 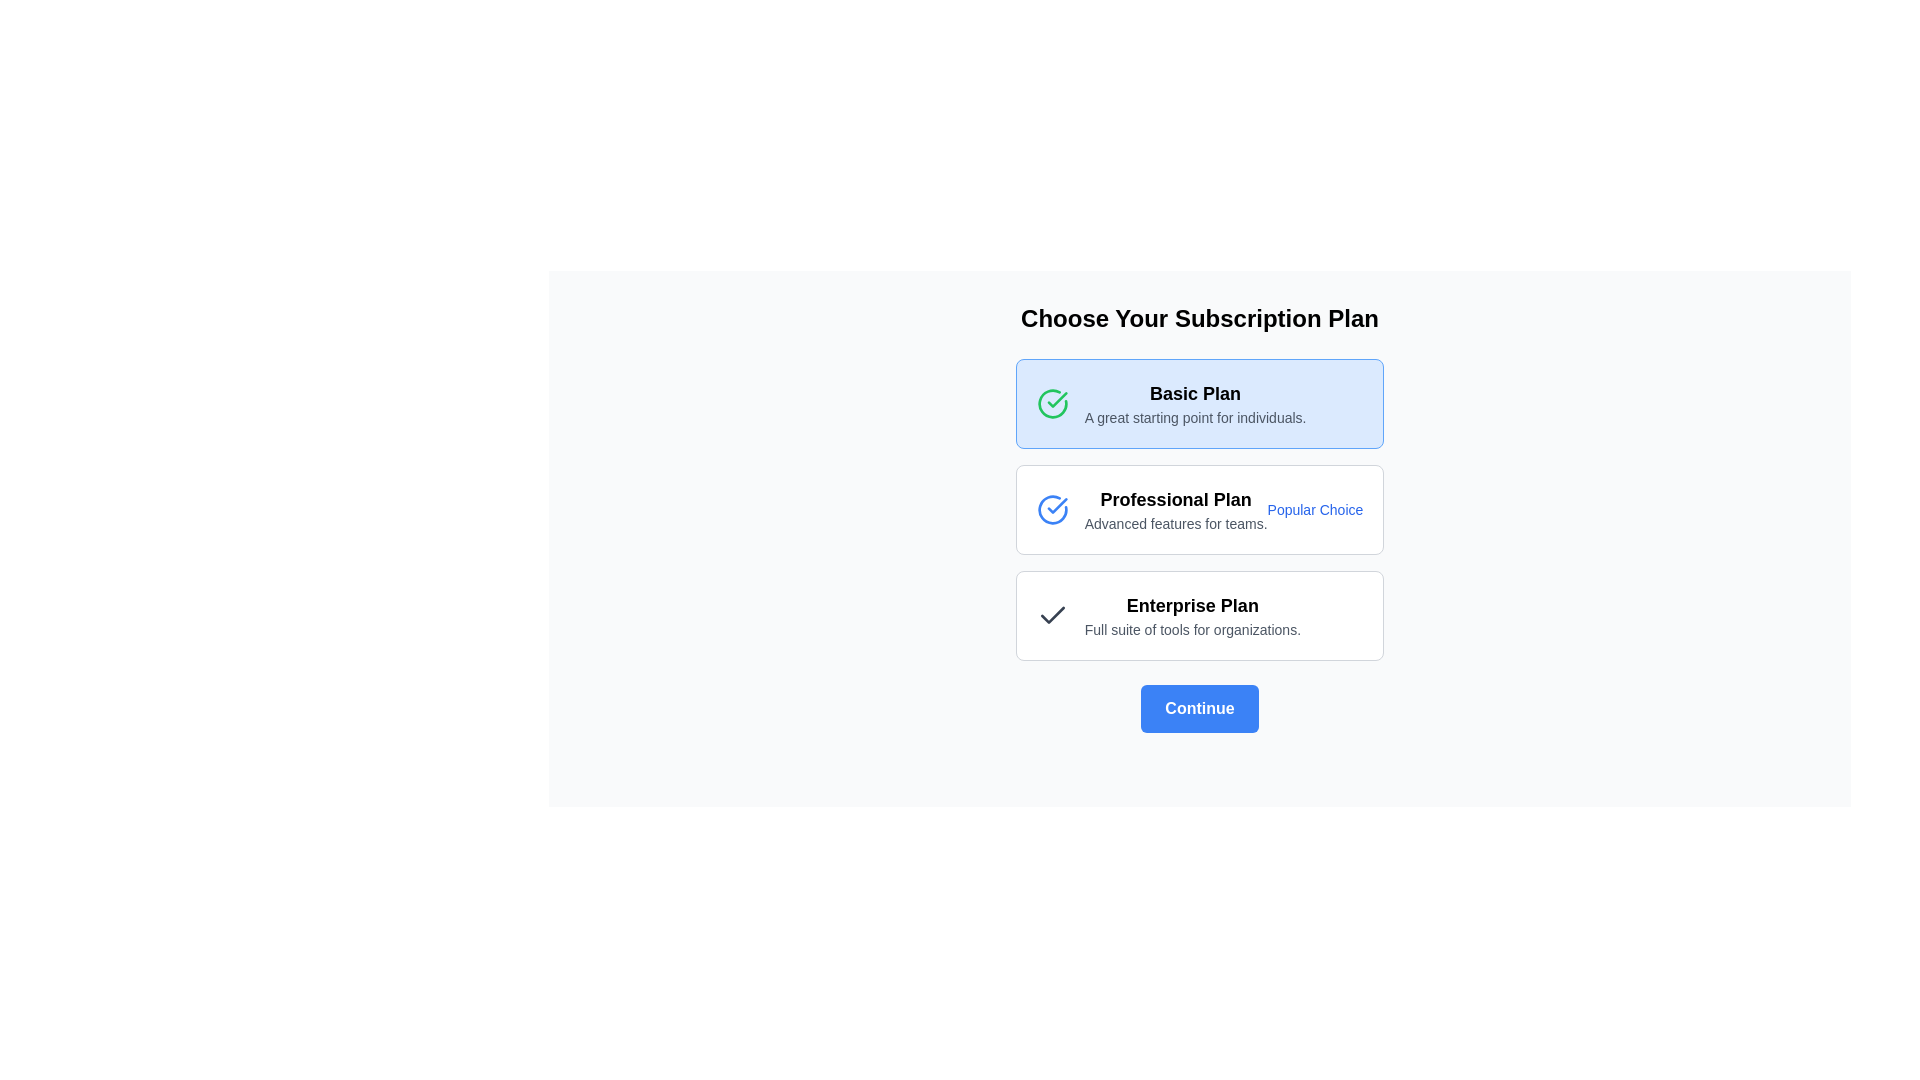 I want to click on the title text 'Enterprise Plan' of the selectable item, so click(x=1168, y=615).